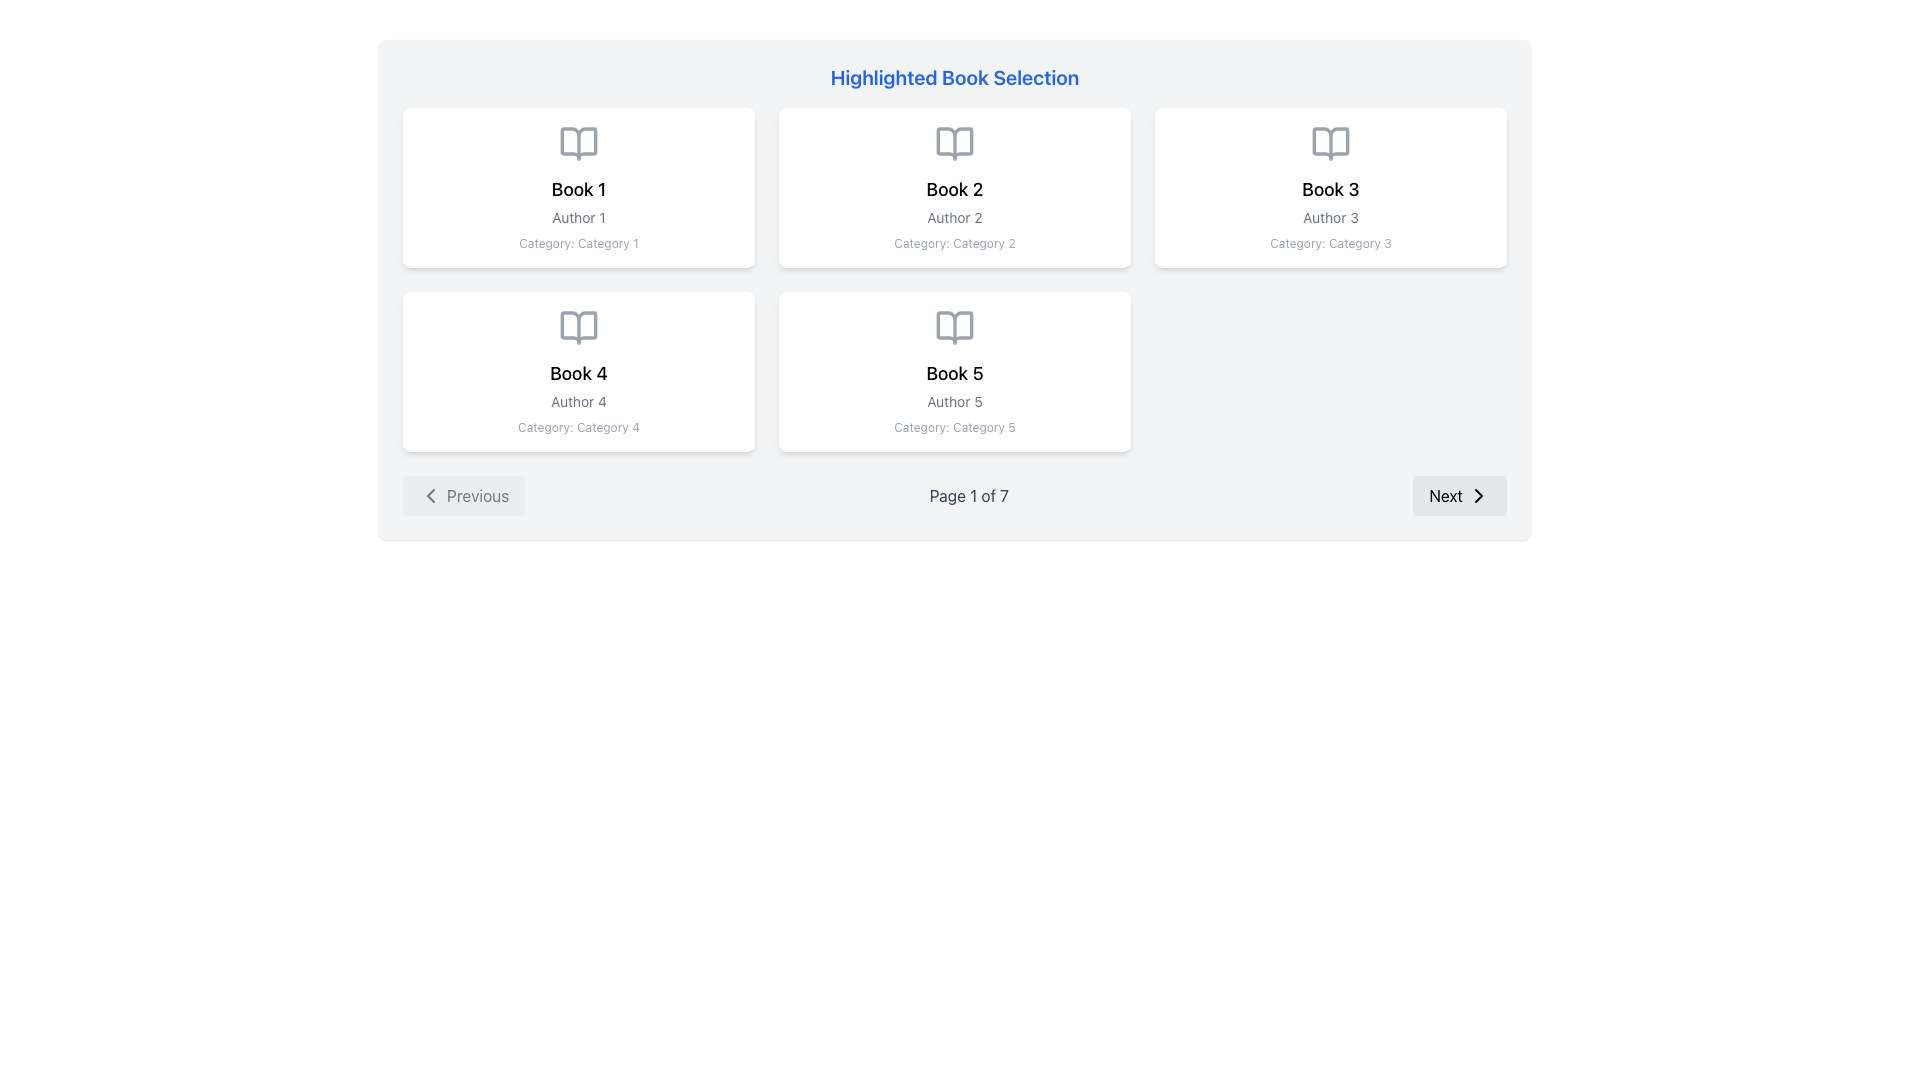  What do you see at coordinates (954, 189) in the screenshot?
I see `the text label displaying 'Book 2', which is the title of the central book in the first row of a grid layout, styled with a large, medium-weight font` at bounding box center [954, 189].